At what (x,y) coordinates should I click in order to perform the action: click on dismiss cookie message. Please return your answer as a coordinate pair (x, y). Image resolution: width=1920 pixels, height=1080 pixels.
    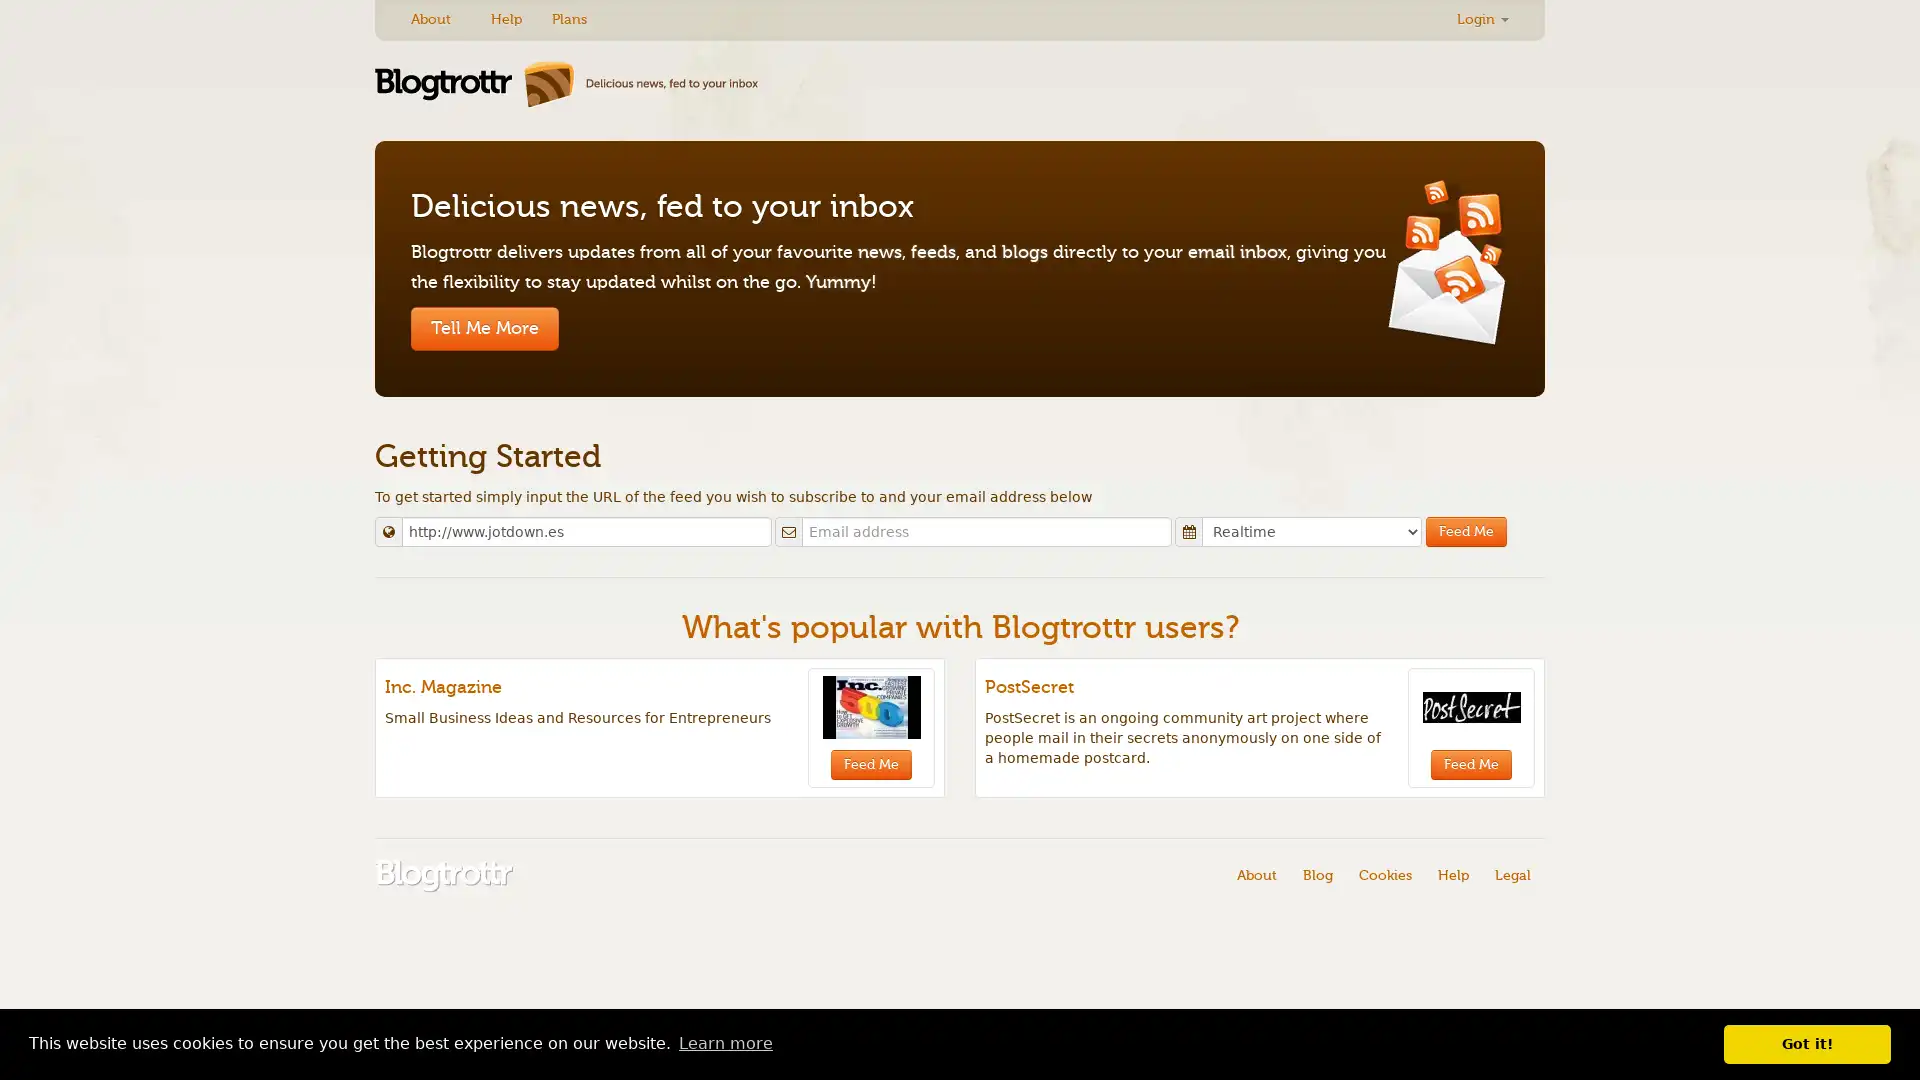
    Looking at the image, I should click on (1807, 1043).